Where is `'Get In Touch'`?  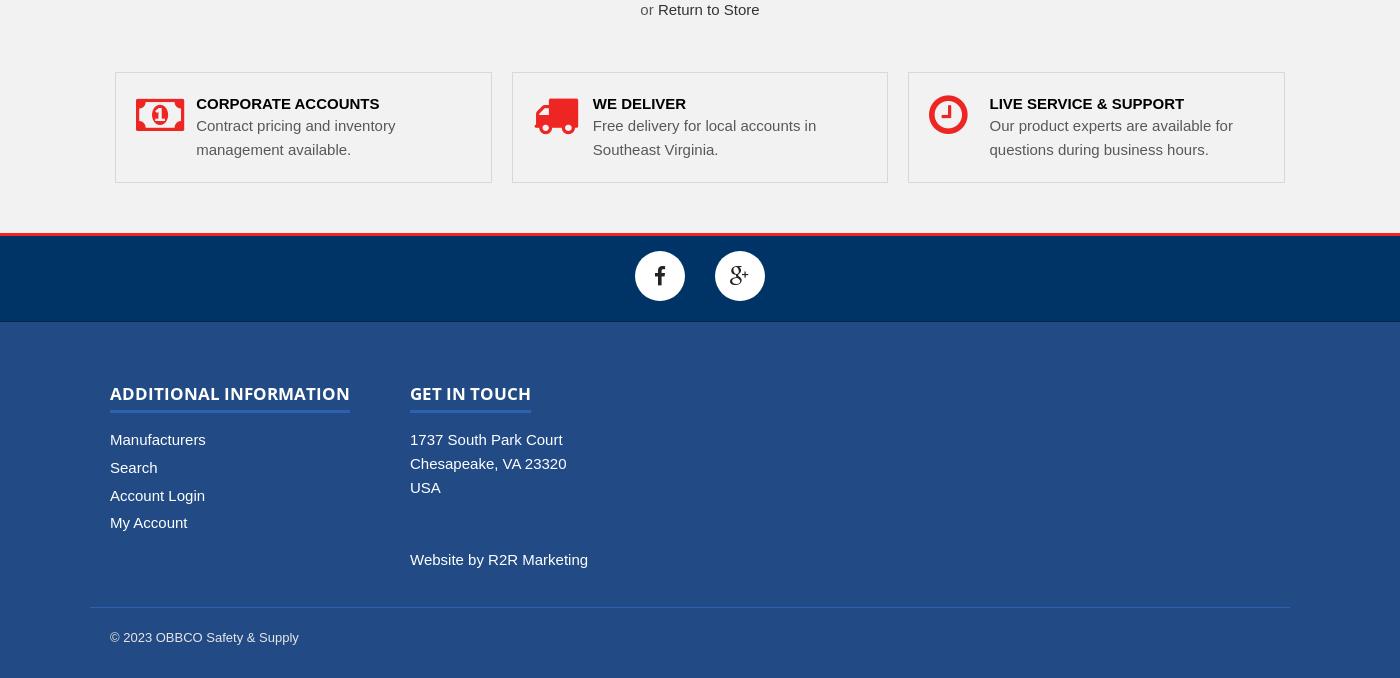
'Get In Touch' is located at coordinates (410, 392).